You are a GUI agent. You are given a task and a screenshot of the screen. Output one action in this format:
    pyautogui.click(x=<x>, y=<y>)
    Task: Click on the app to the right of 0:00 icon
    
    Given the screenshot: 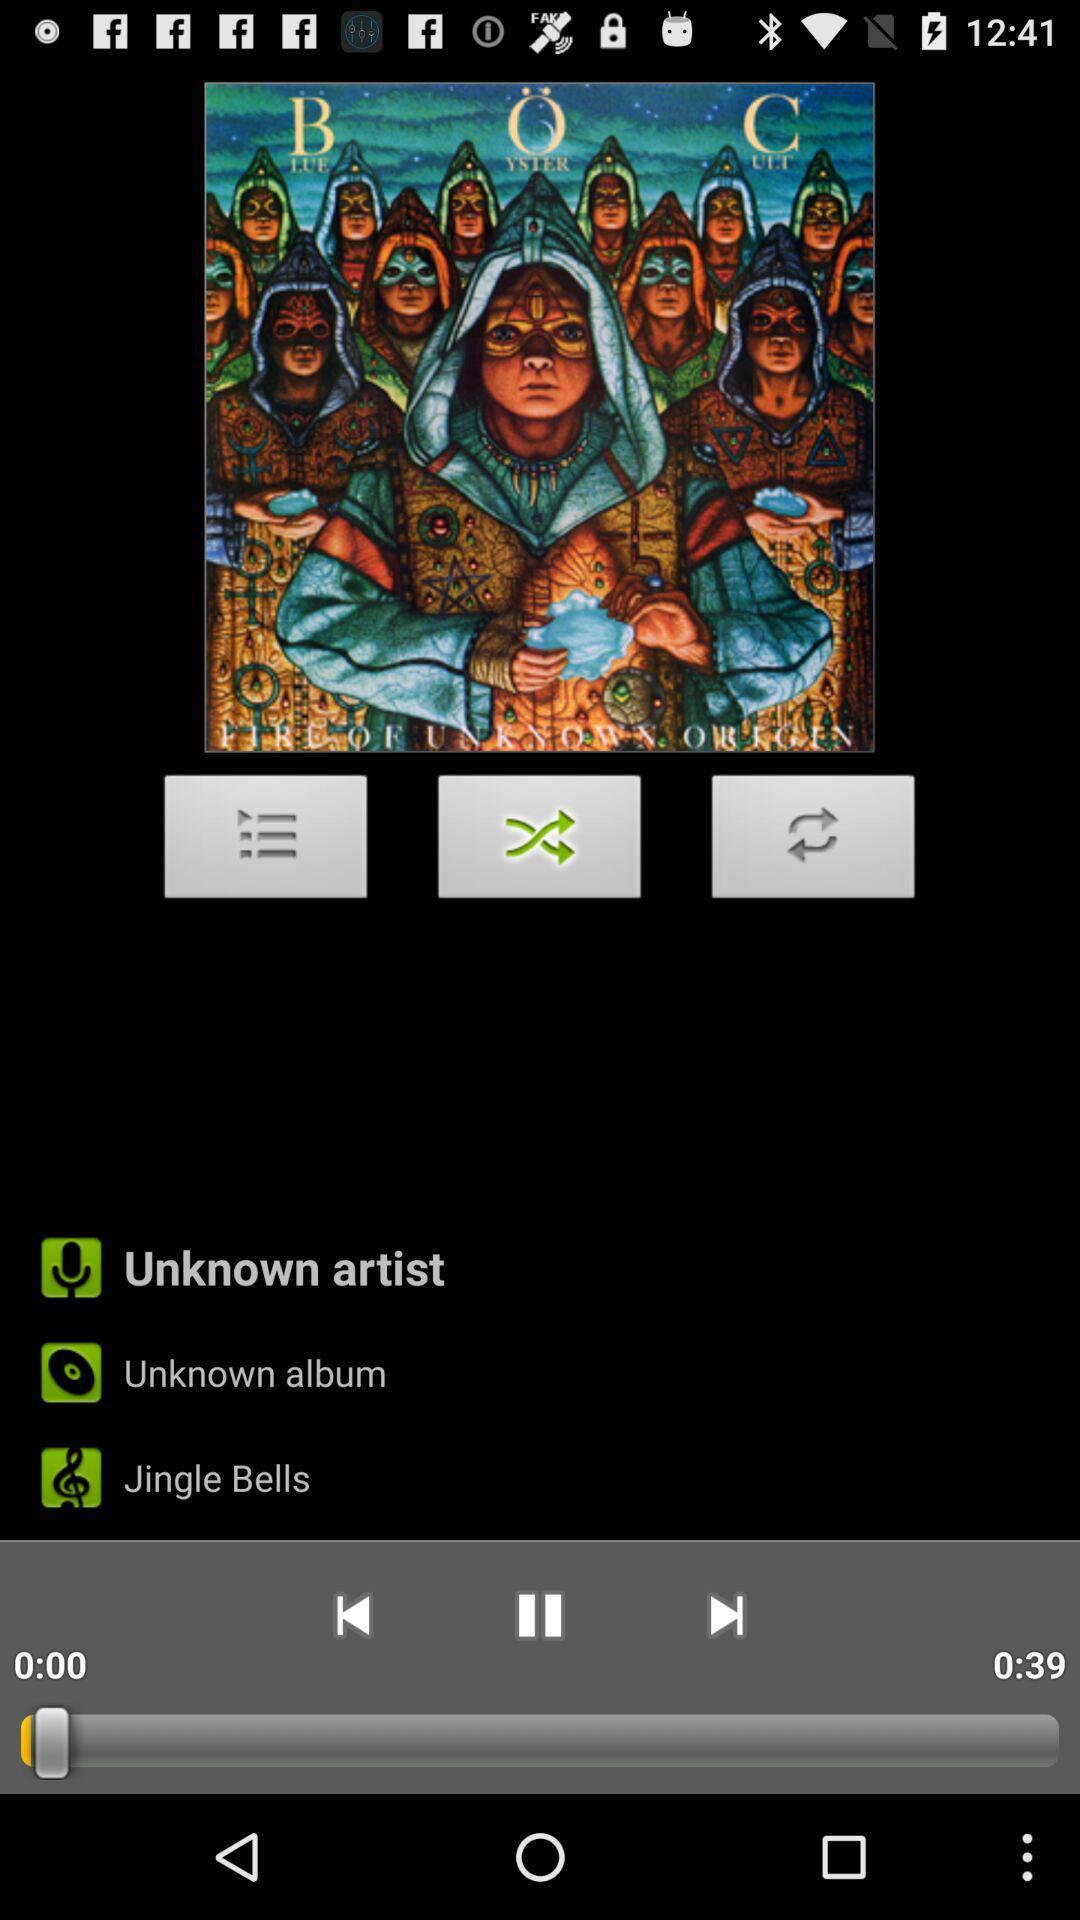 What is the action you would take?
    pyautogui.click(x=351, y=1615)
    